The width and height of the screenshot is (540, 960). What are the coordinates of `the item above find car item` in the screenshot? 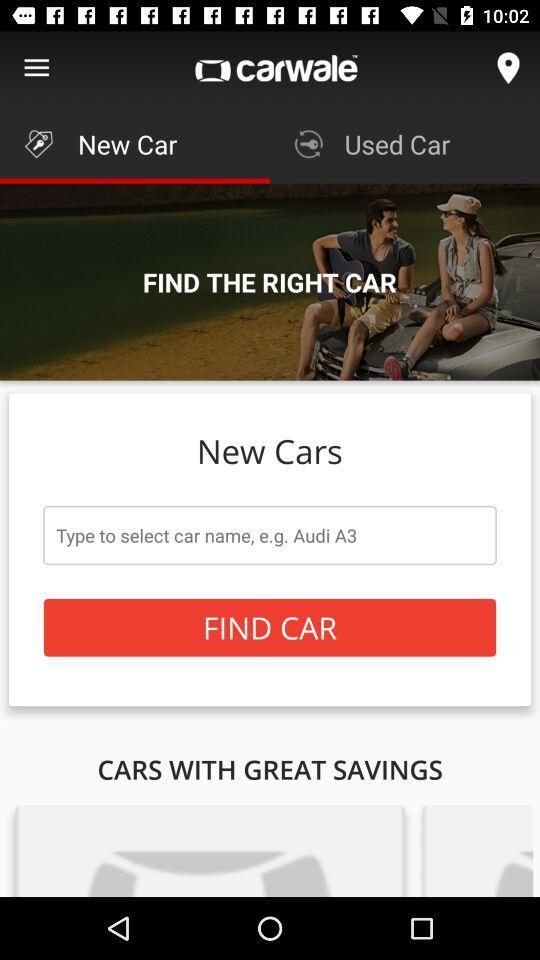 It's located at (270, 534).